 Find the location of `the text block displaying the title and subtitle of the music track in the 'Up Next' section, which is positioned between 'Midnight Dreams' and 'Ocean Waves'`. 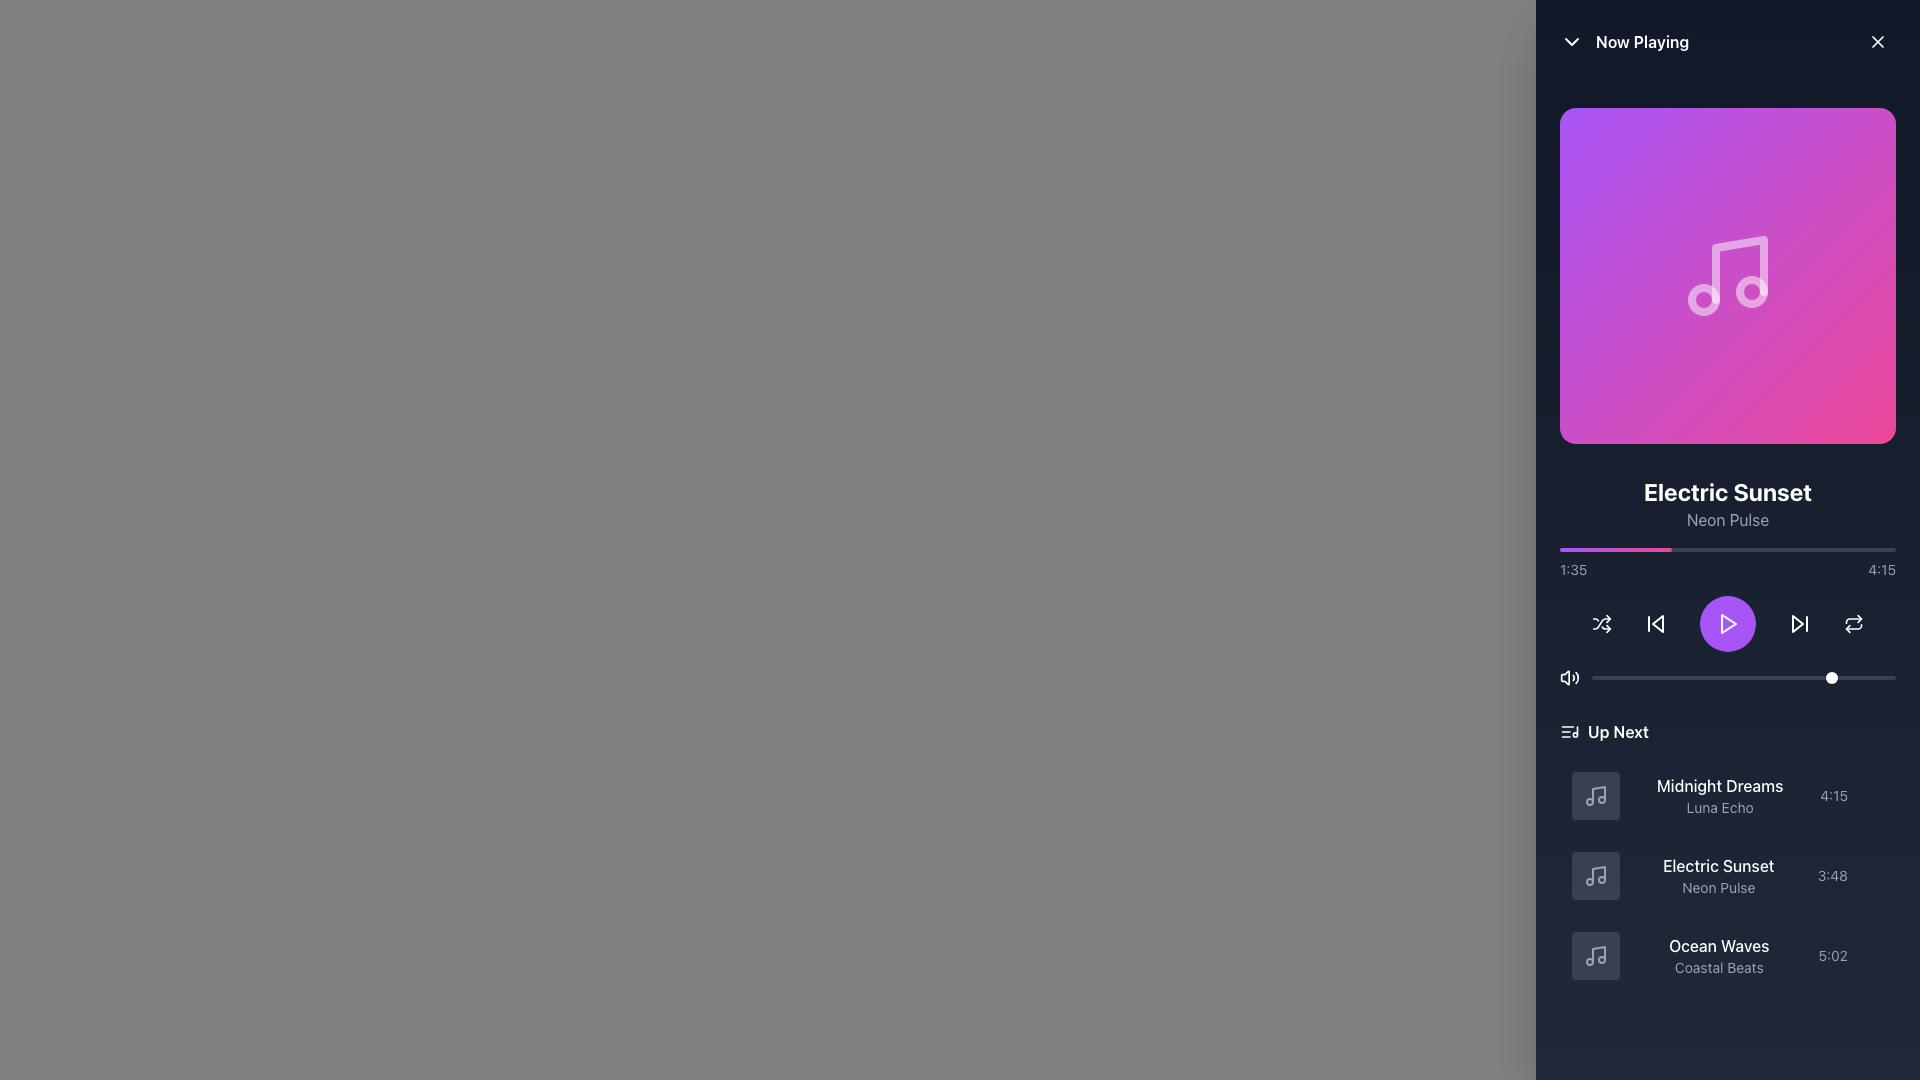

the text block displaying the title and subtitle of the music track in the 'Up Next' section, which is positioned between 'Midnight Dreams' and 'Ocean Waves' is located at coordinates (1717, 874).